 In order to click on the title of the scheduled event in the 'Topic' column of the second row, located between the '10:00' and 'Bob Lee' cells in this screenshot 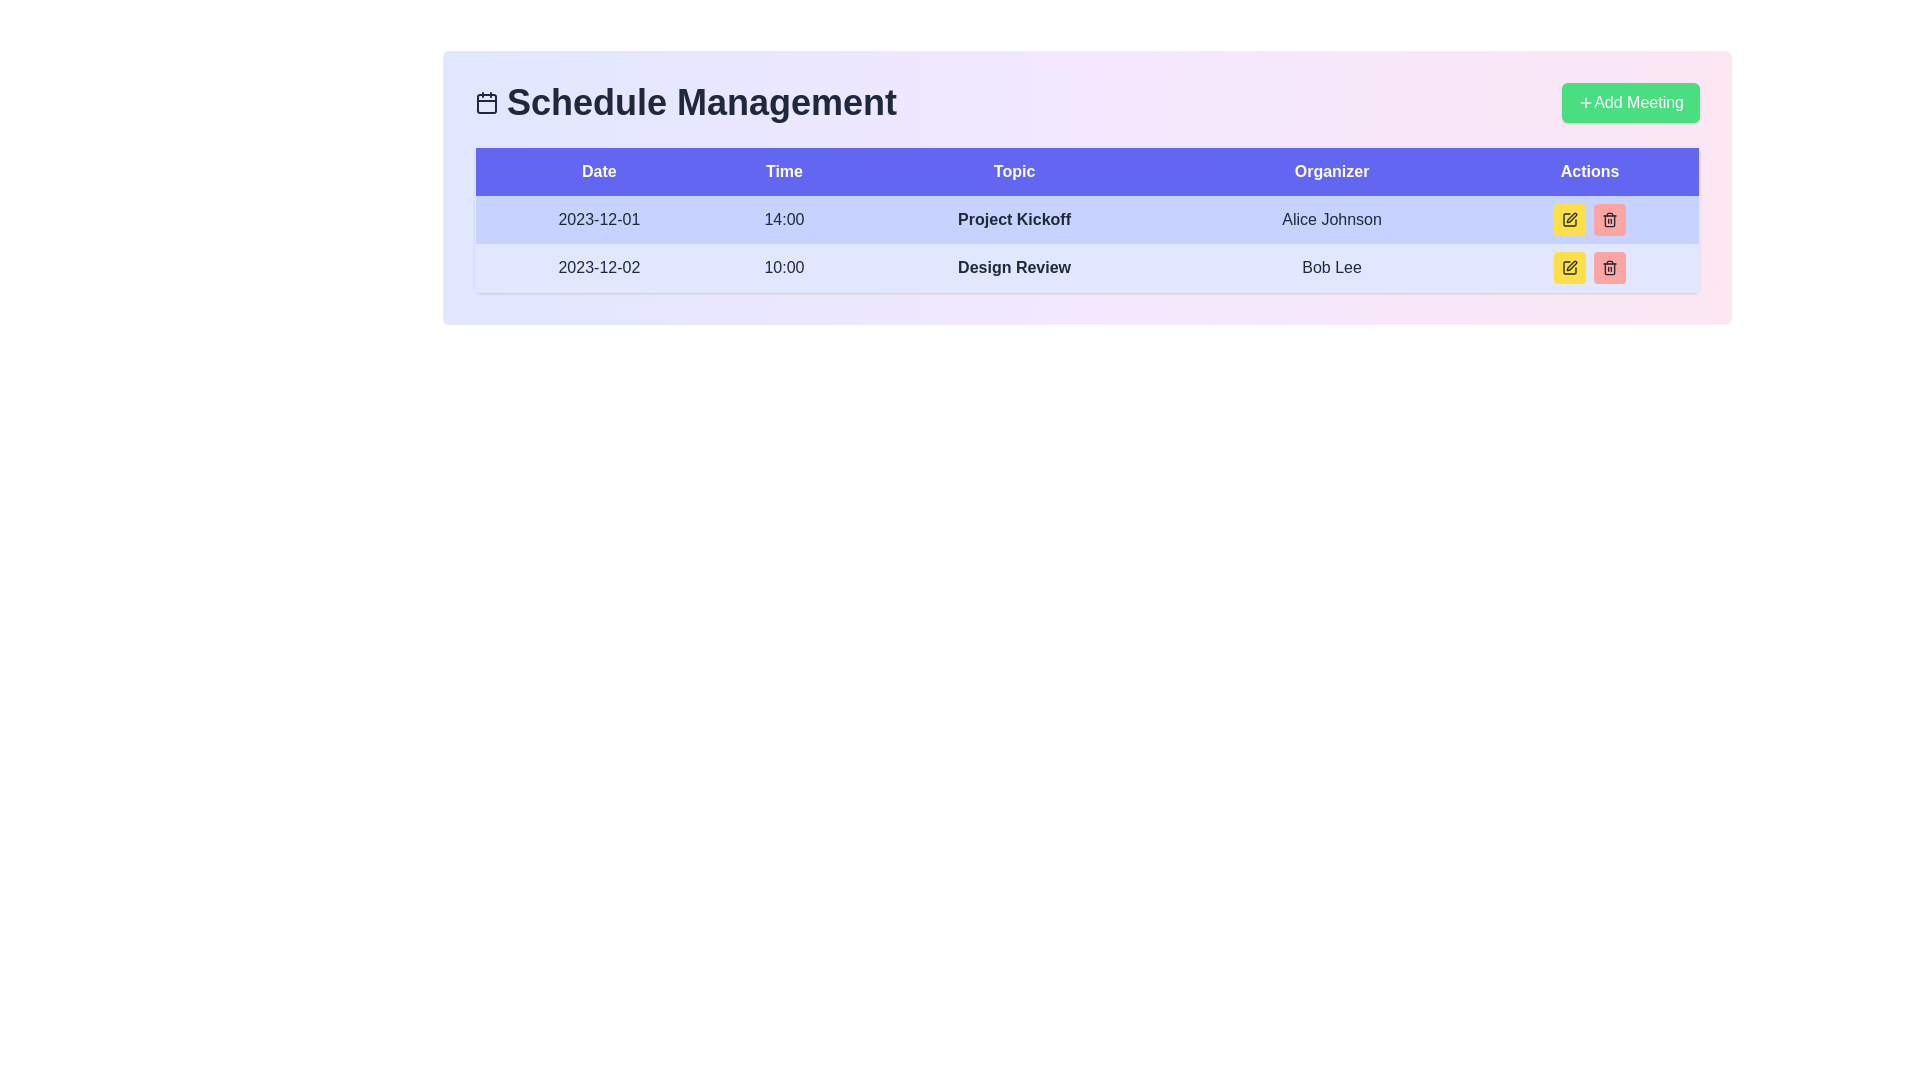, I will do `click(1014, 267)`.